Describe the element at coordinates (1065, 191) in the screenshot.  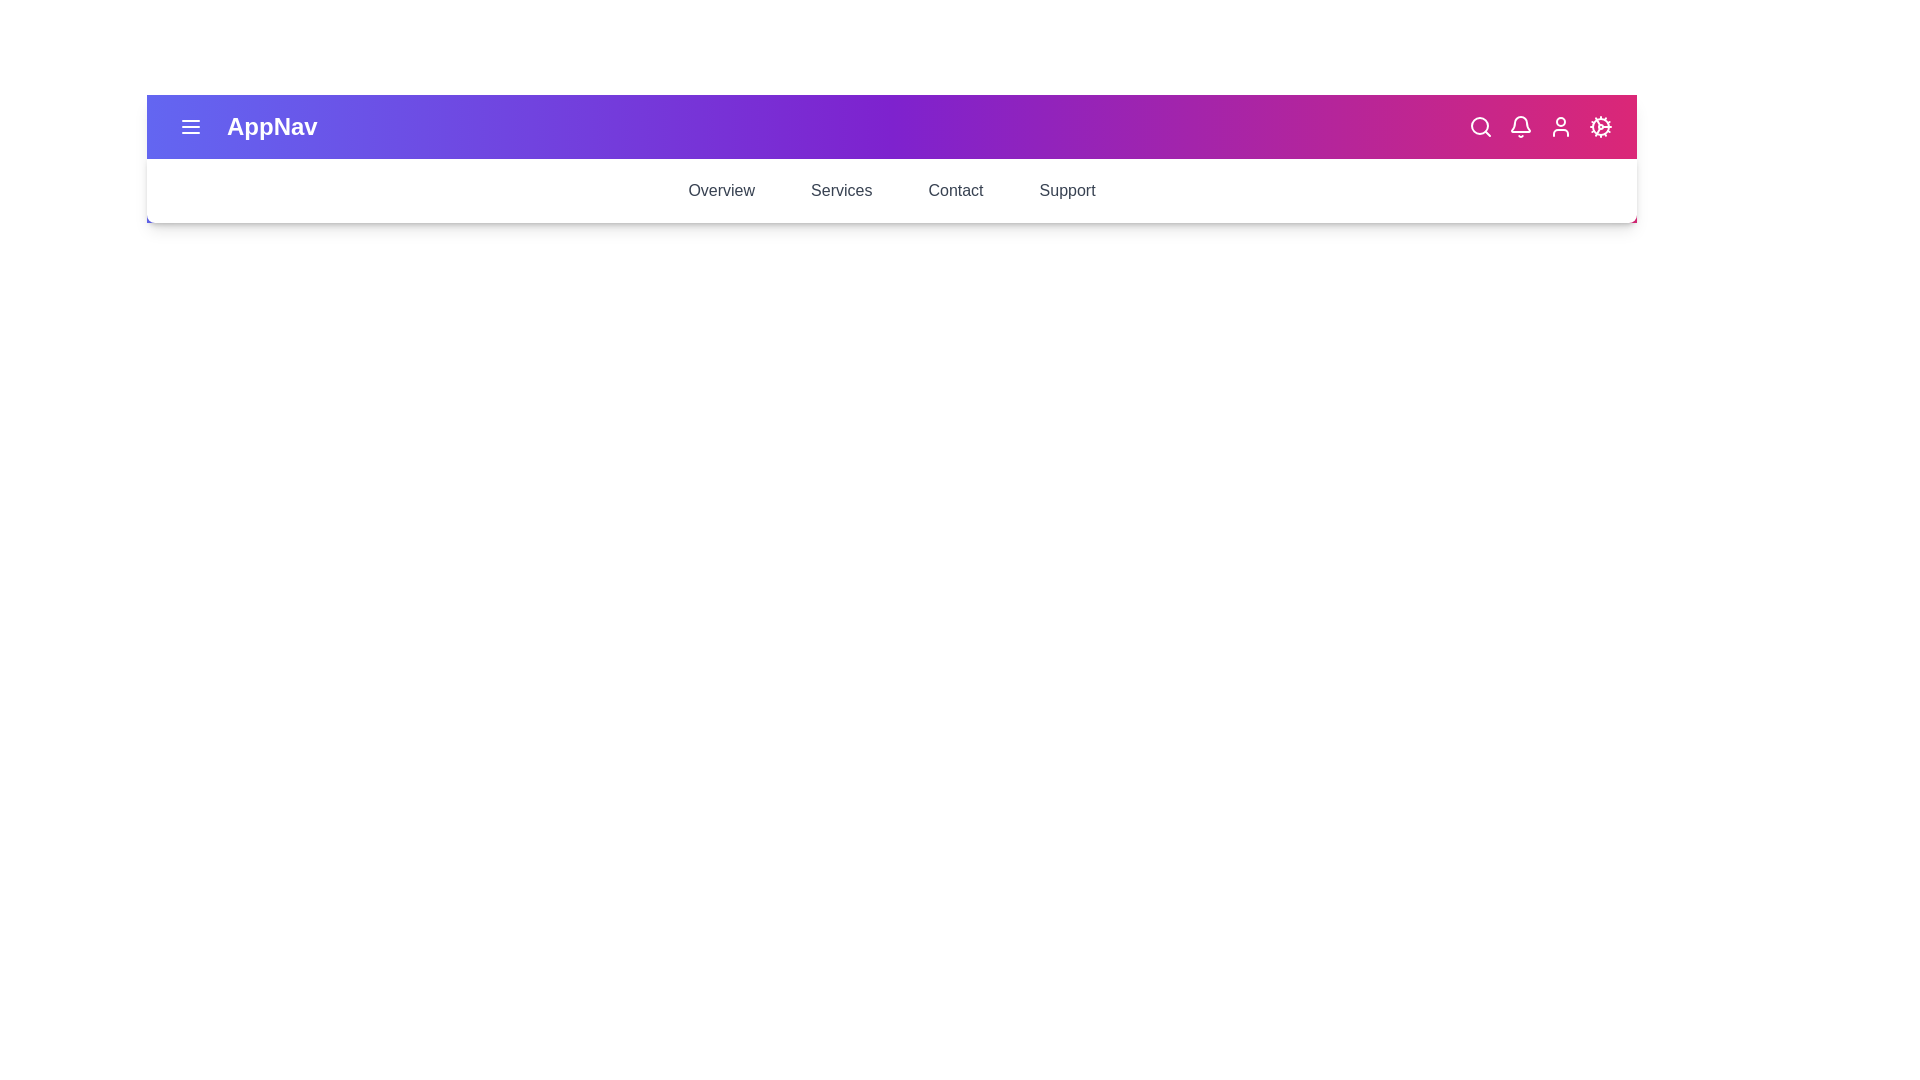
I see `the 'Support' menu item to navigate to the support section` at that location.